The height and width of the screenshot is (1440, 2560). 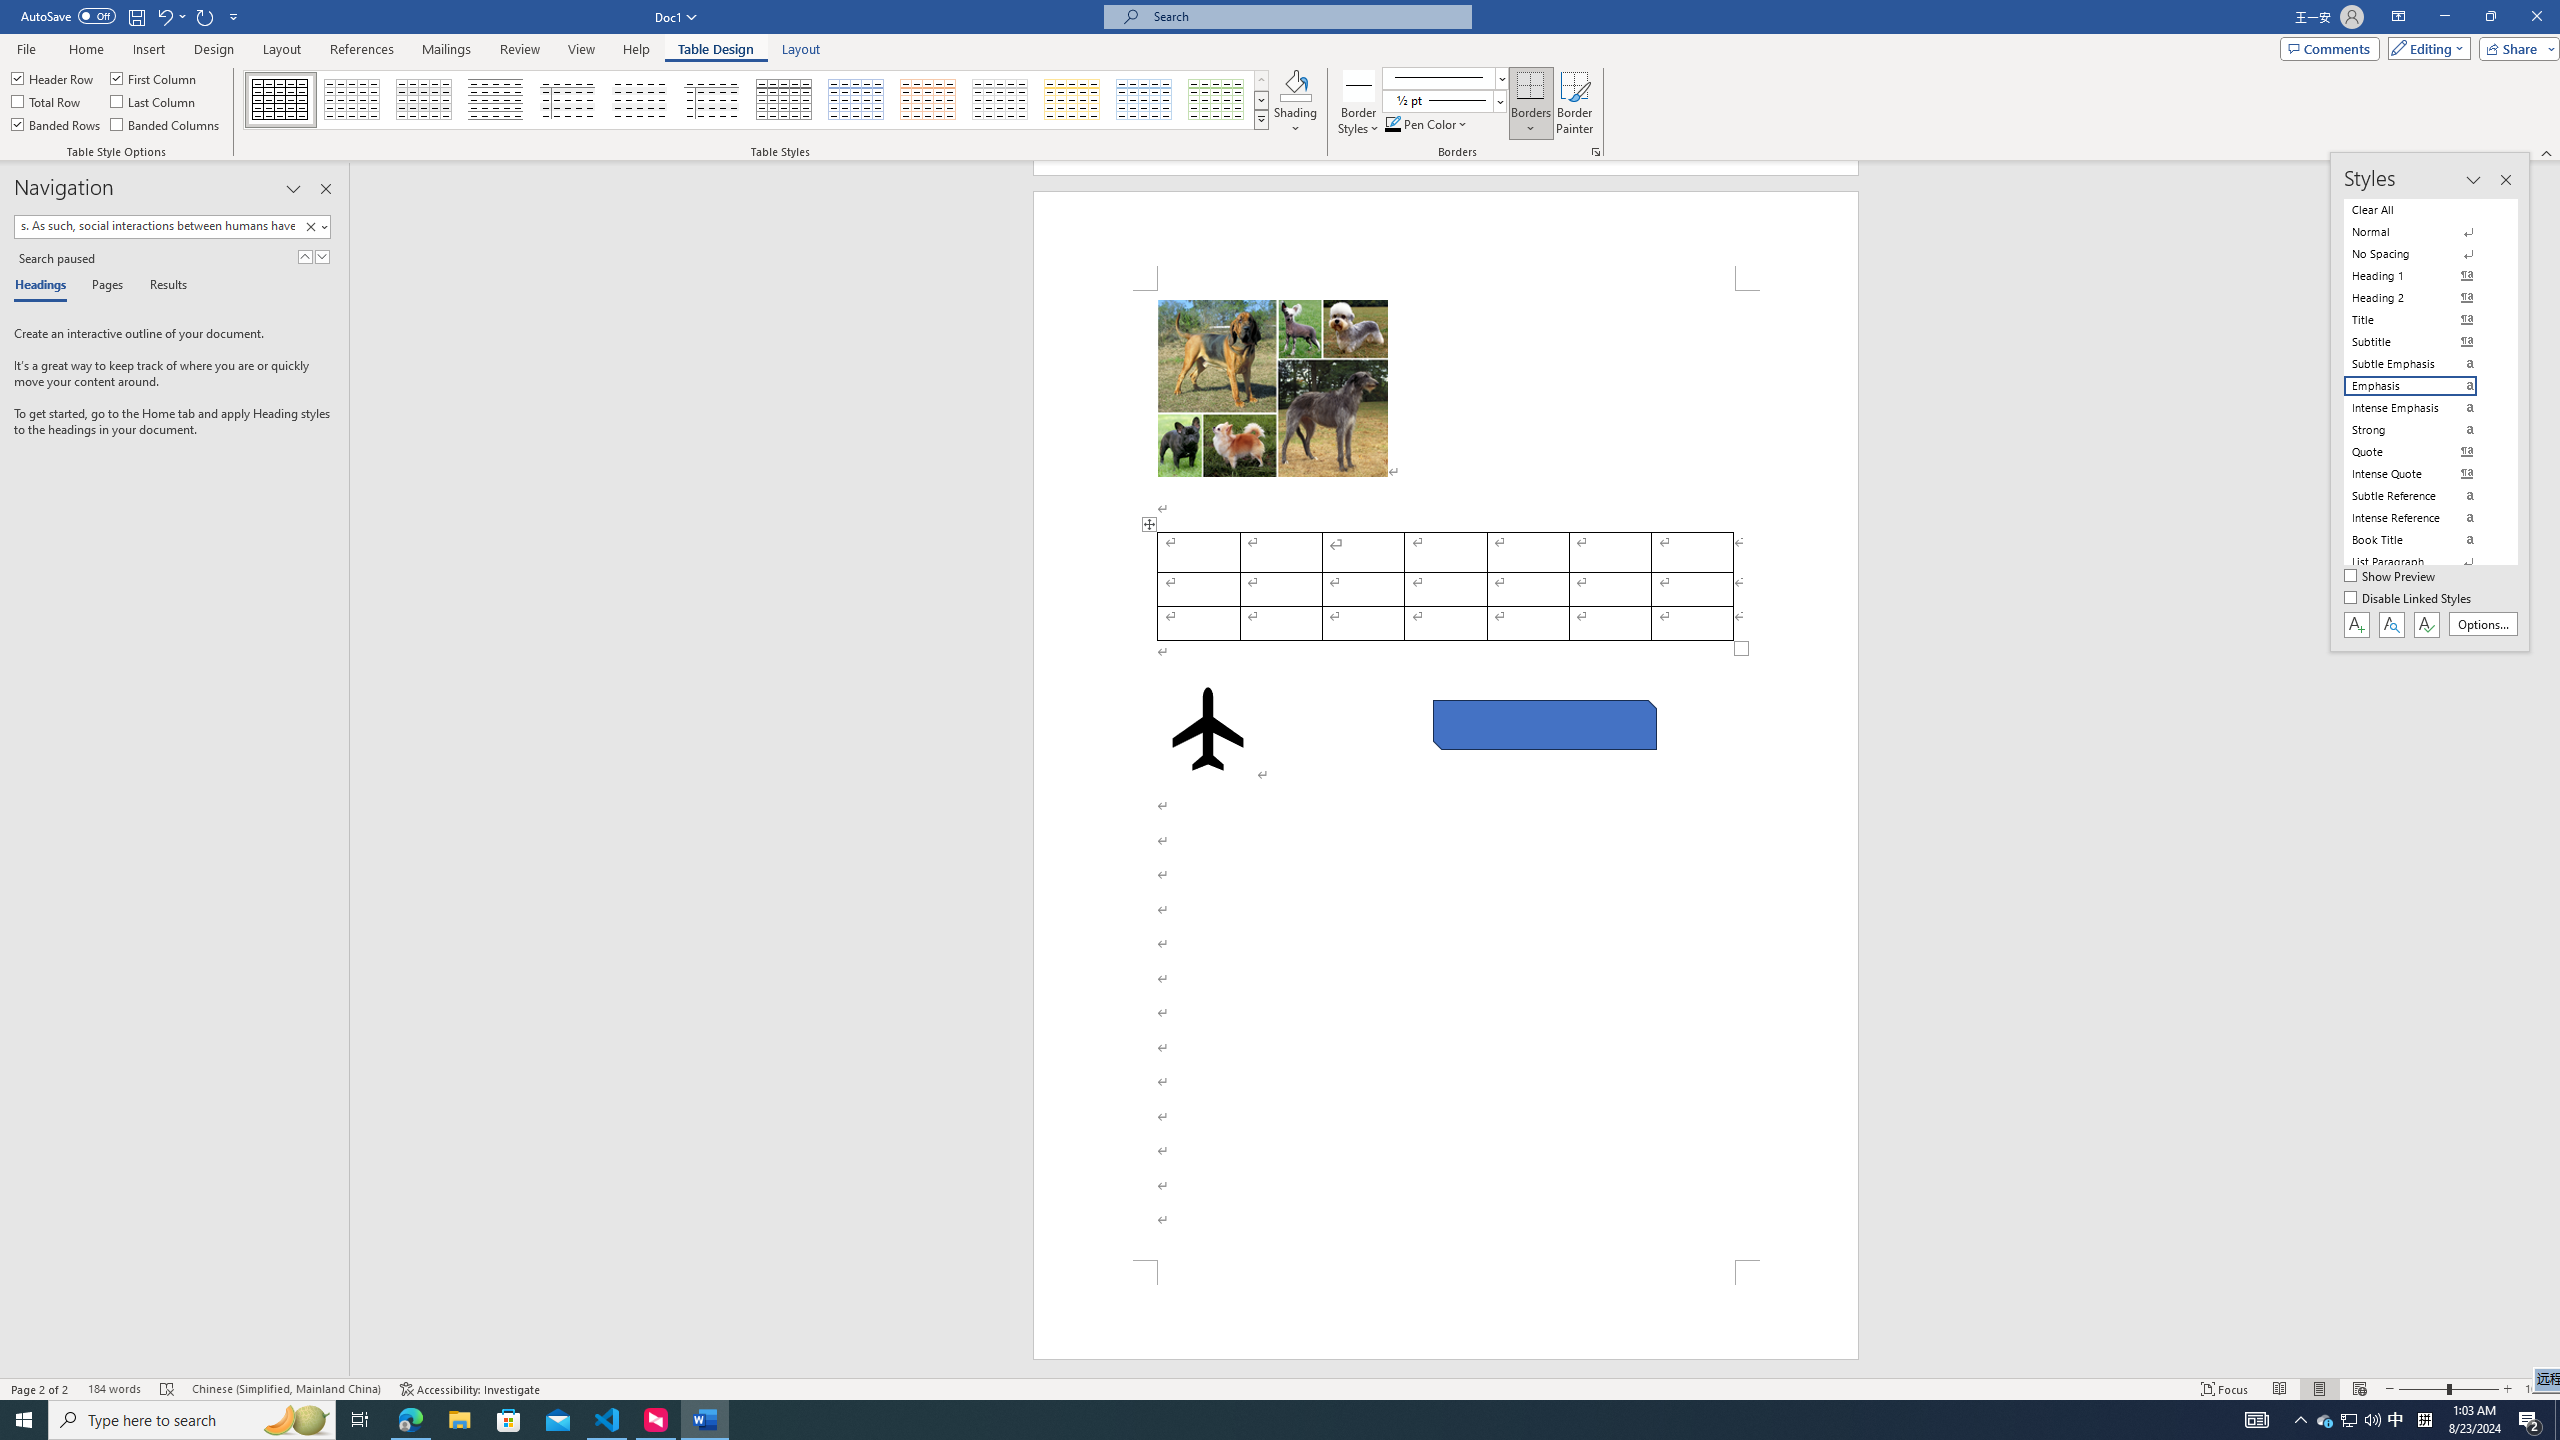 What do you see at coordinates (2422, 540) in the screenshot?
I see `'Book Title'` at bounding box center [2422, 540].